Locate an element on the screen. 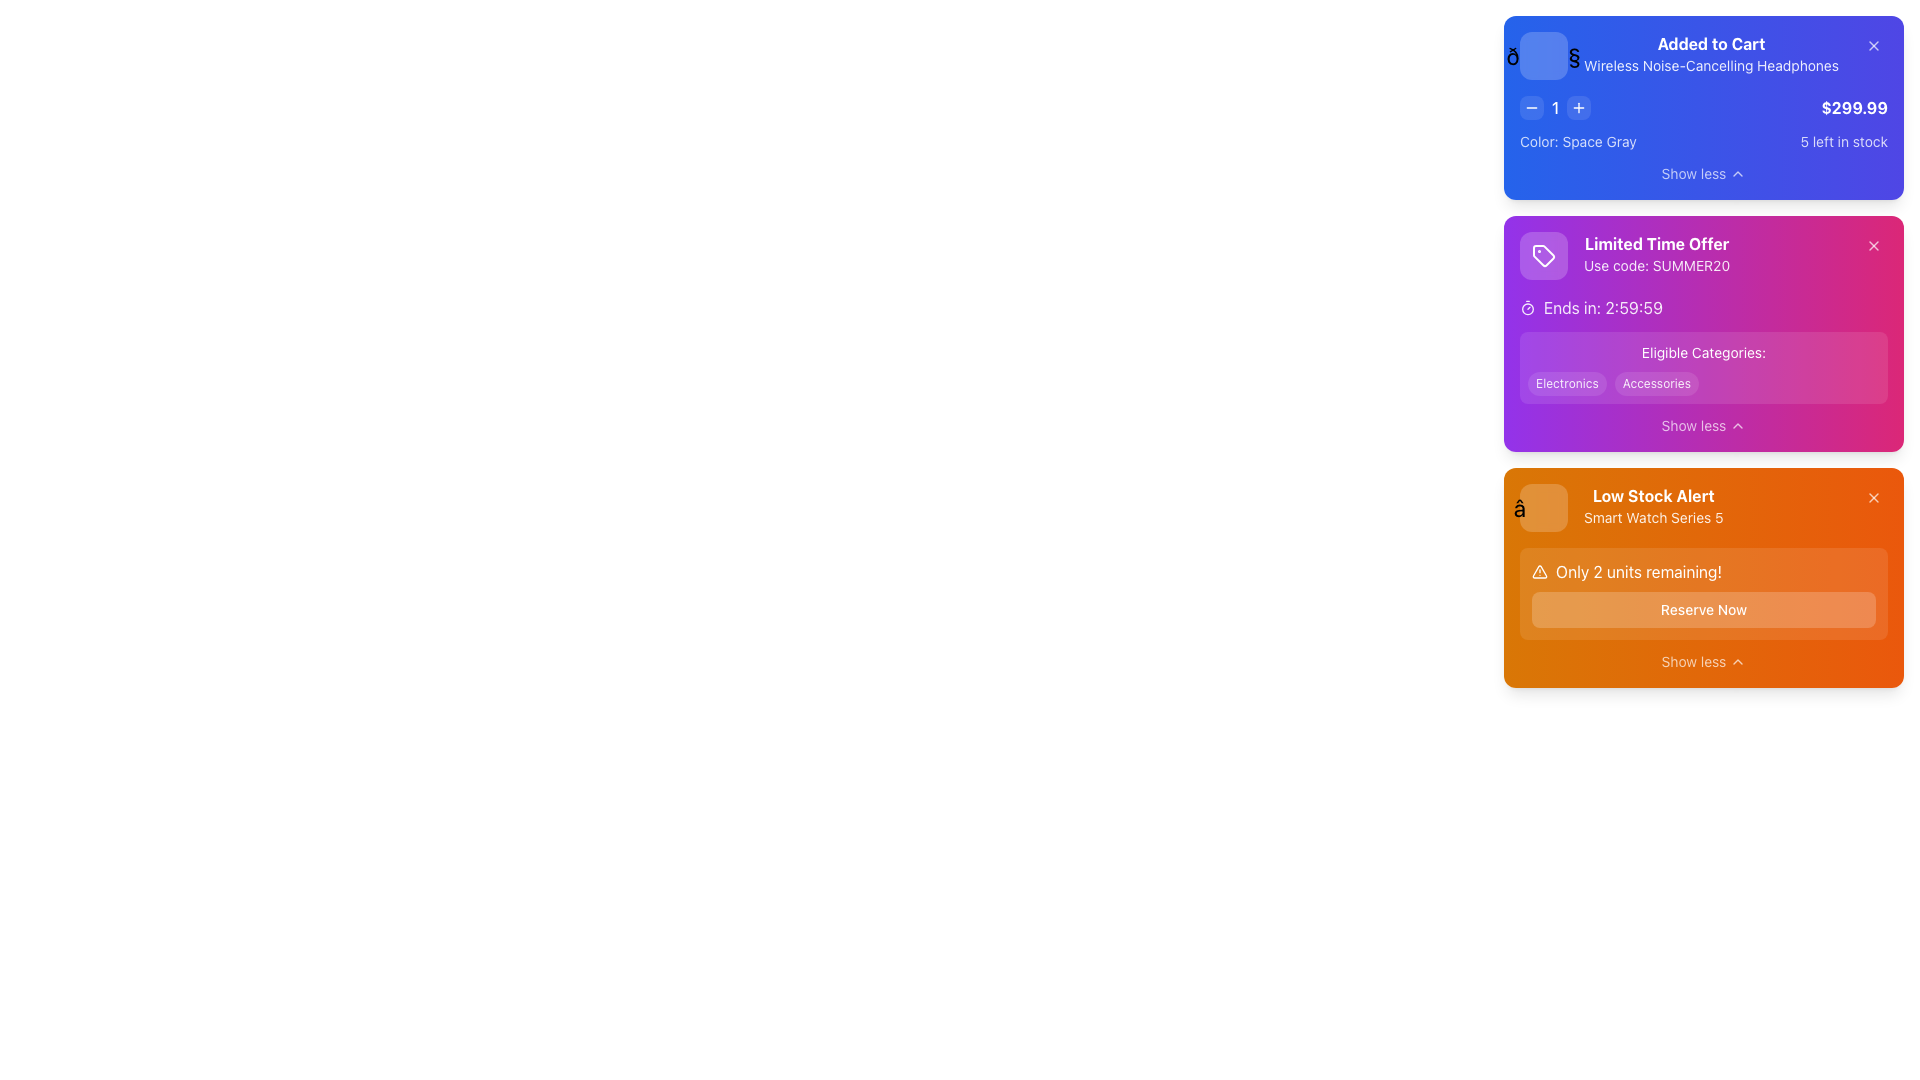  the interactive text label located at the bottom of the 'Limited Time Offer' card is located at coordinates (1693, 424).